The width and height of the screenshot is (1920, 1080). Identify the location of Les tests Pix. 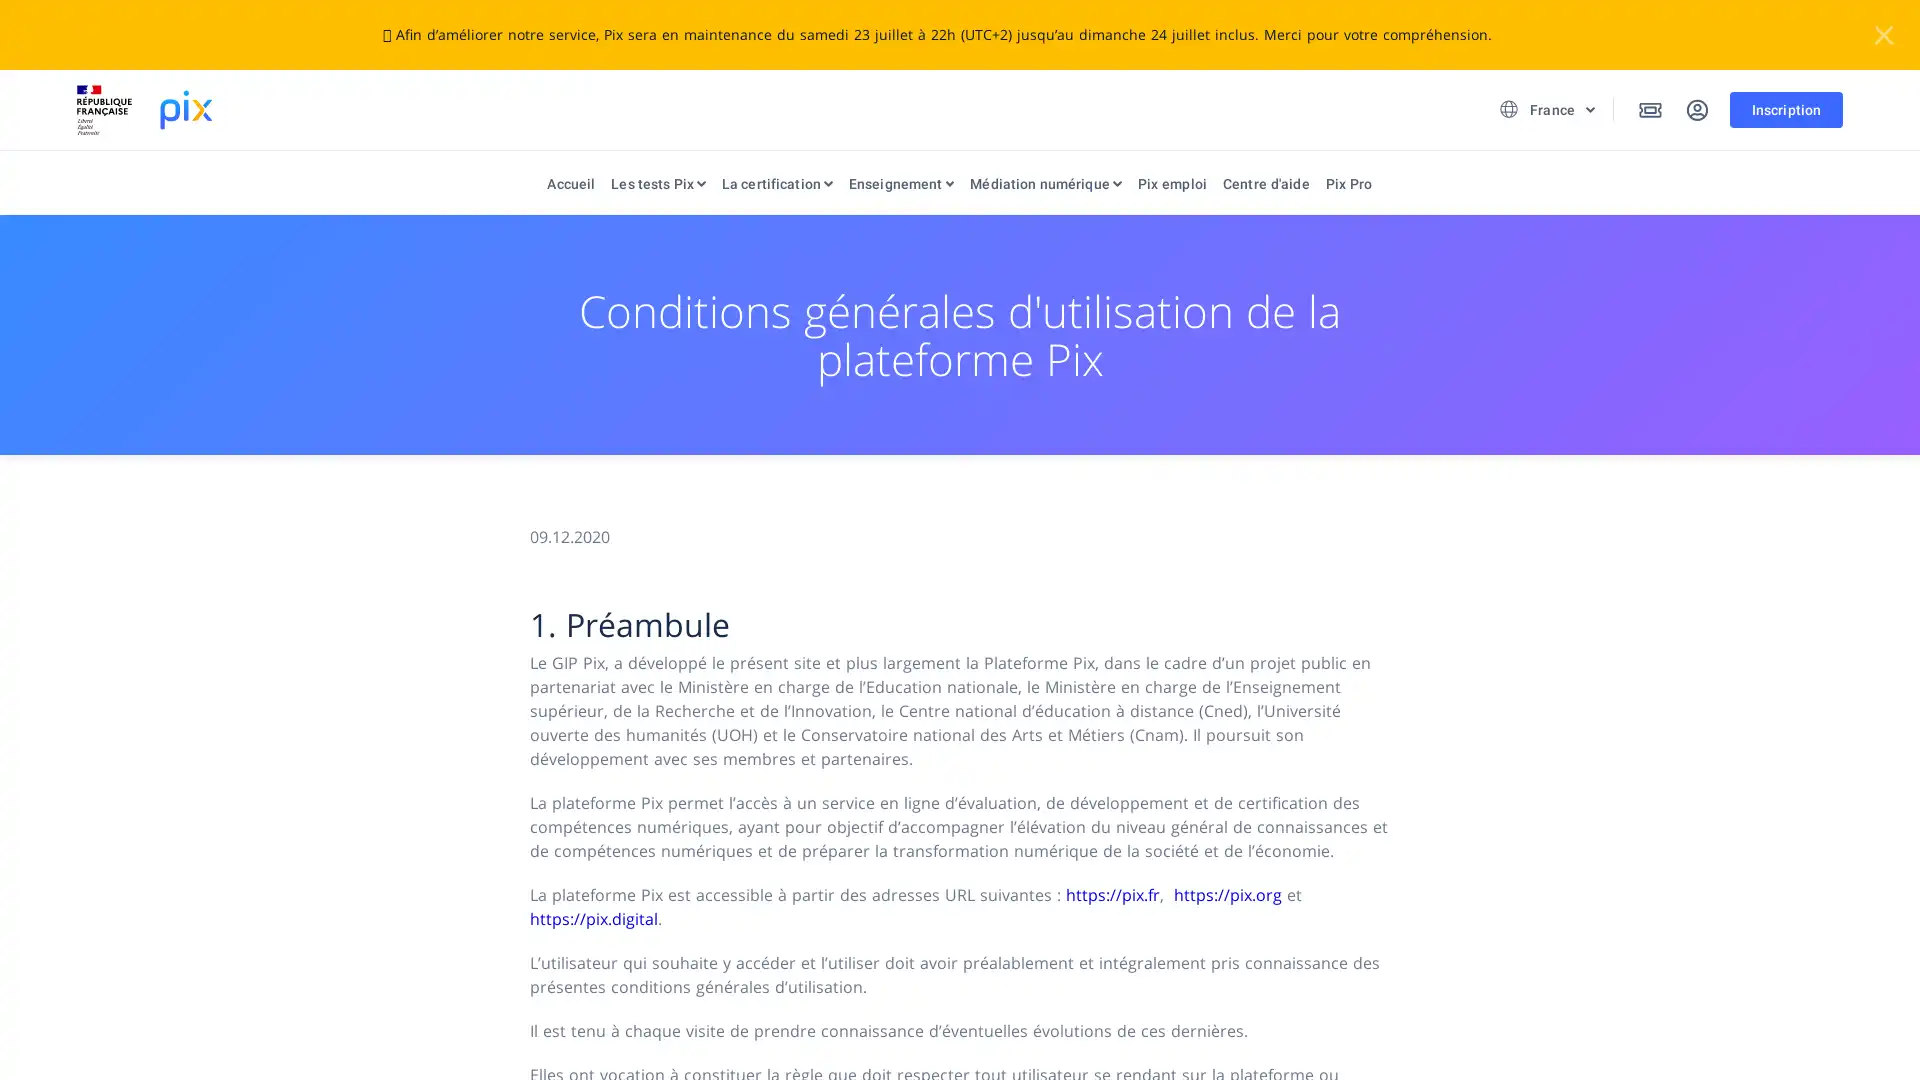
(657, 188).